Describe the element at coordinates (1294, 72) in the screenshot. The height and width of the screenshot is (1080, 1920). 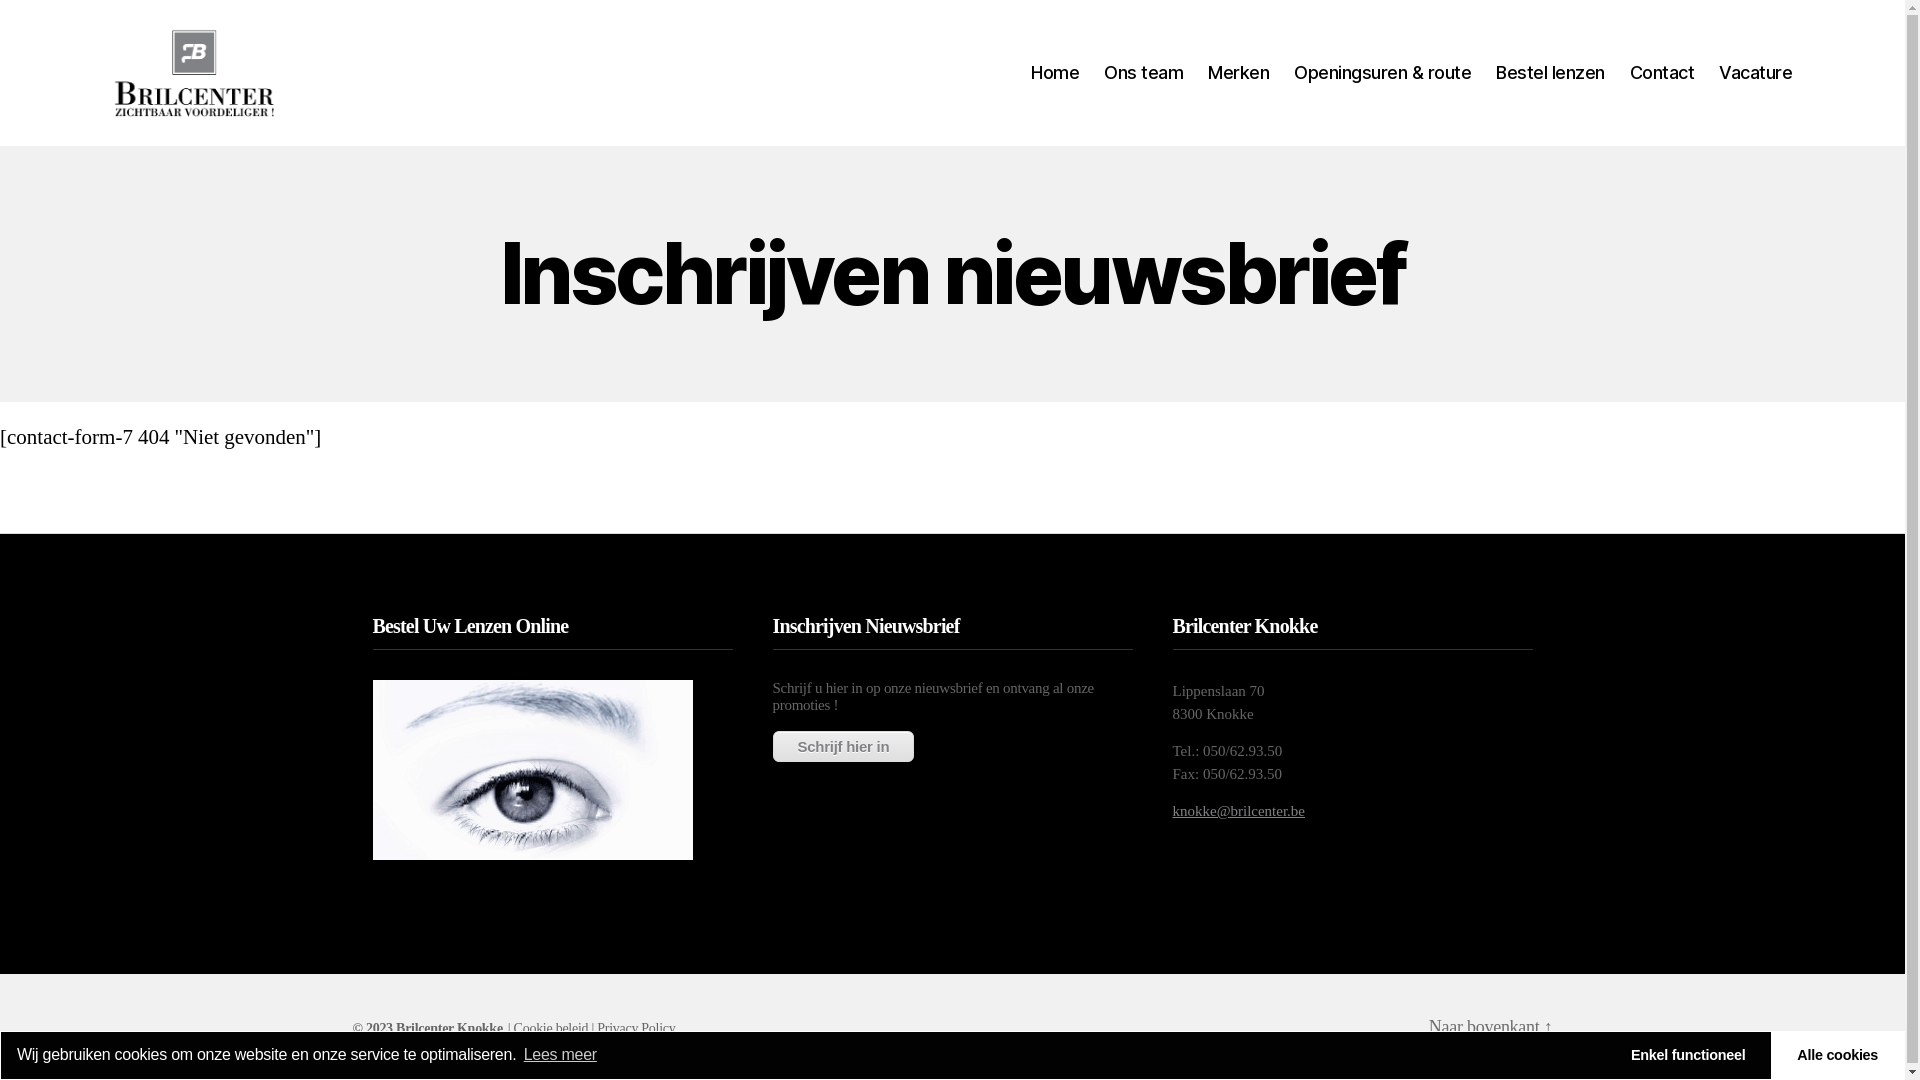
I see `'Openingsuren & route'` at that location.